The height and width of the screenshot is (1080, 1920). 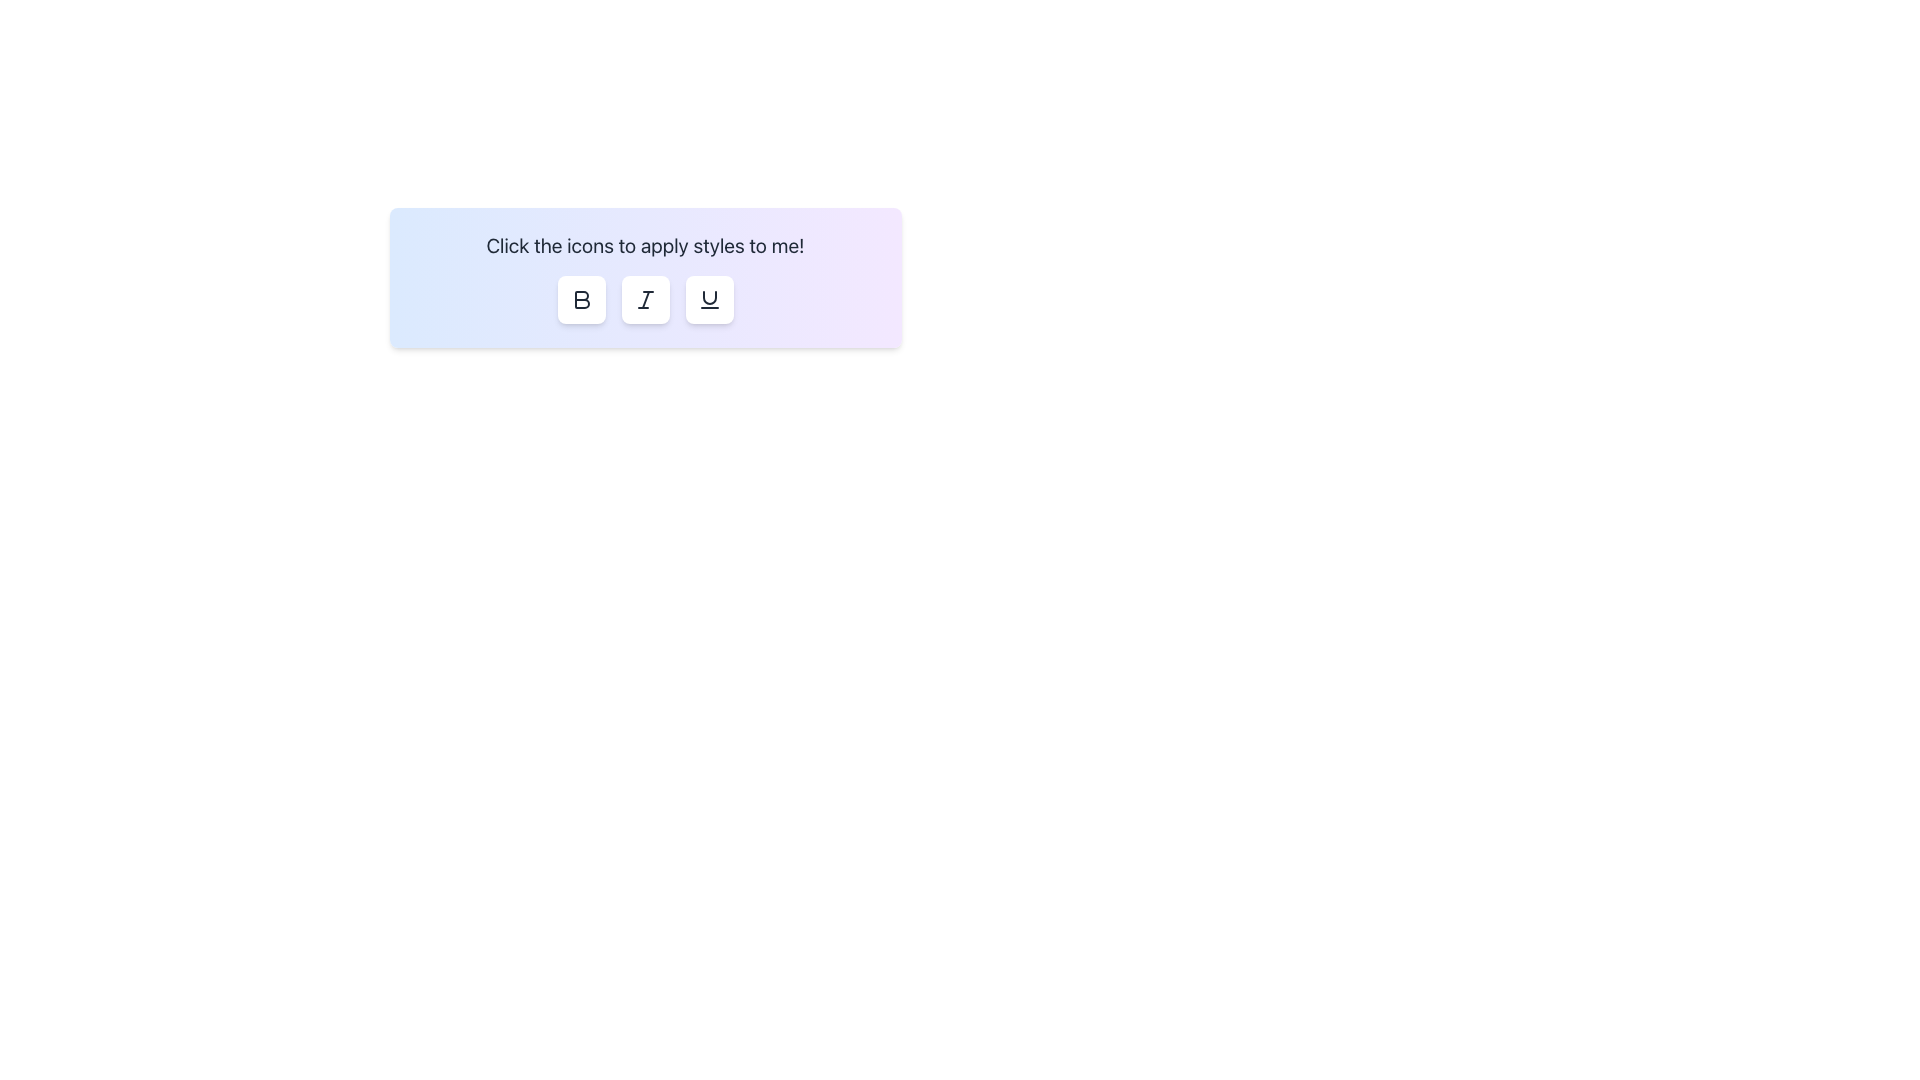 What do you see at coordinates (580, 300) in the screenshot?
I see `the first button in a row of three that applies bold styling to selected text` at bounding box center [580, 300].